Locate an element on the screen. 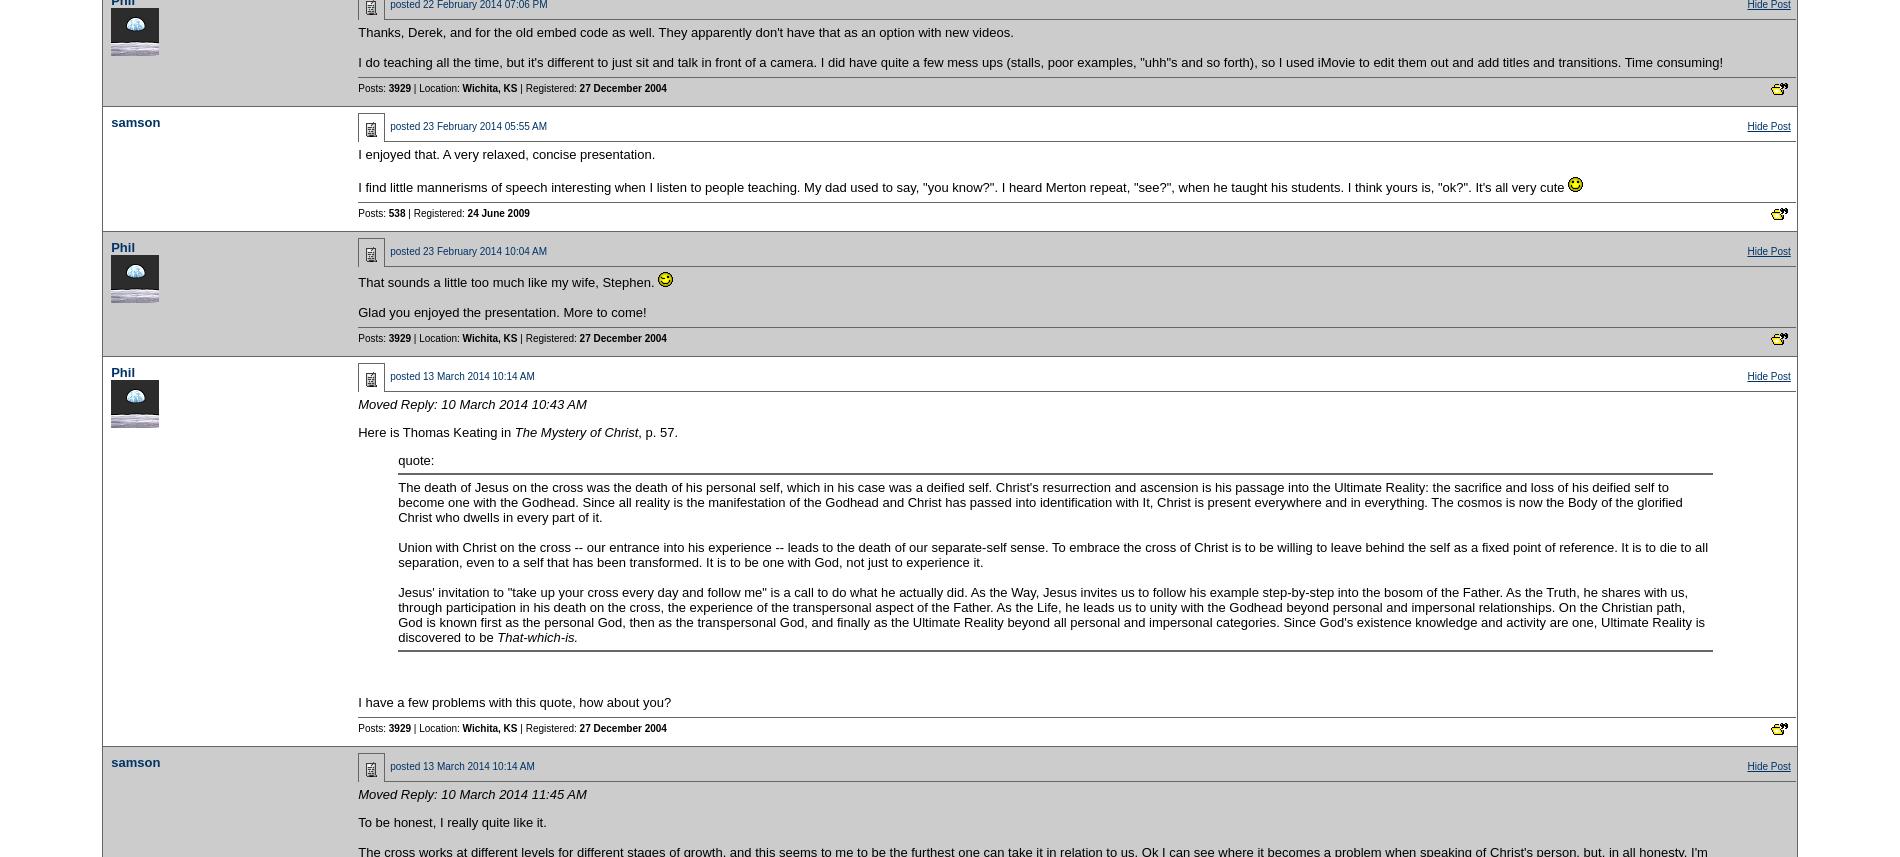 This screenshot has height=857, width=1900. 'Union with Christ on the cross -- our entrance into his experience -- leads to the death of our separate-self sense. To embrace the cross of Christ is to be willing to leave behind the self as a fixed point of reference. It is to die to all separation, even to a self that has been transformed. It is to be one with God, not just to experience it.' is located at coordinates (397, 553).